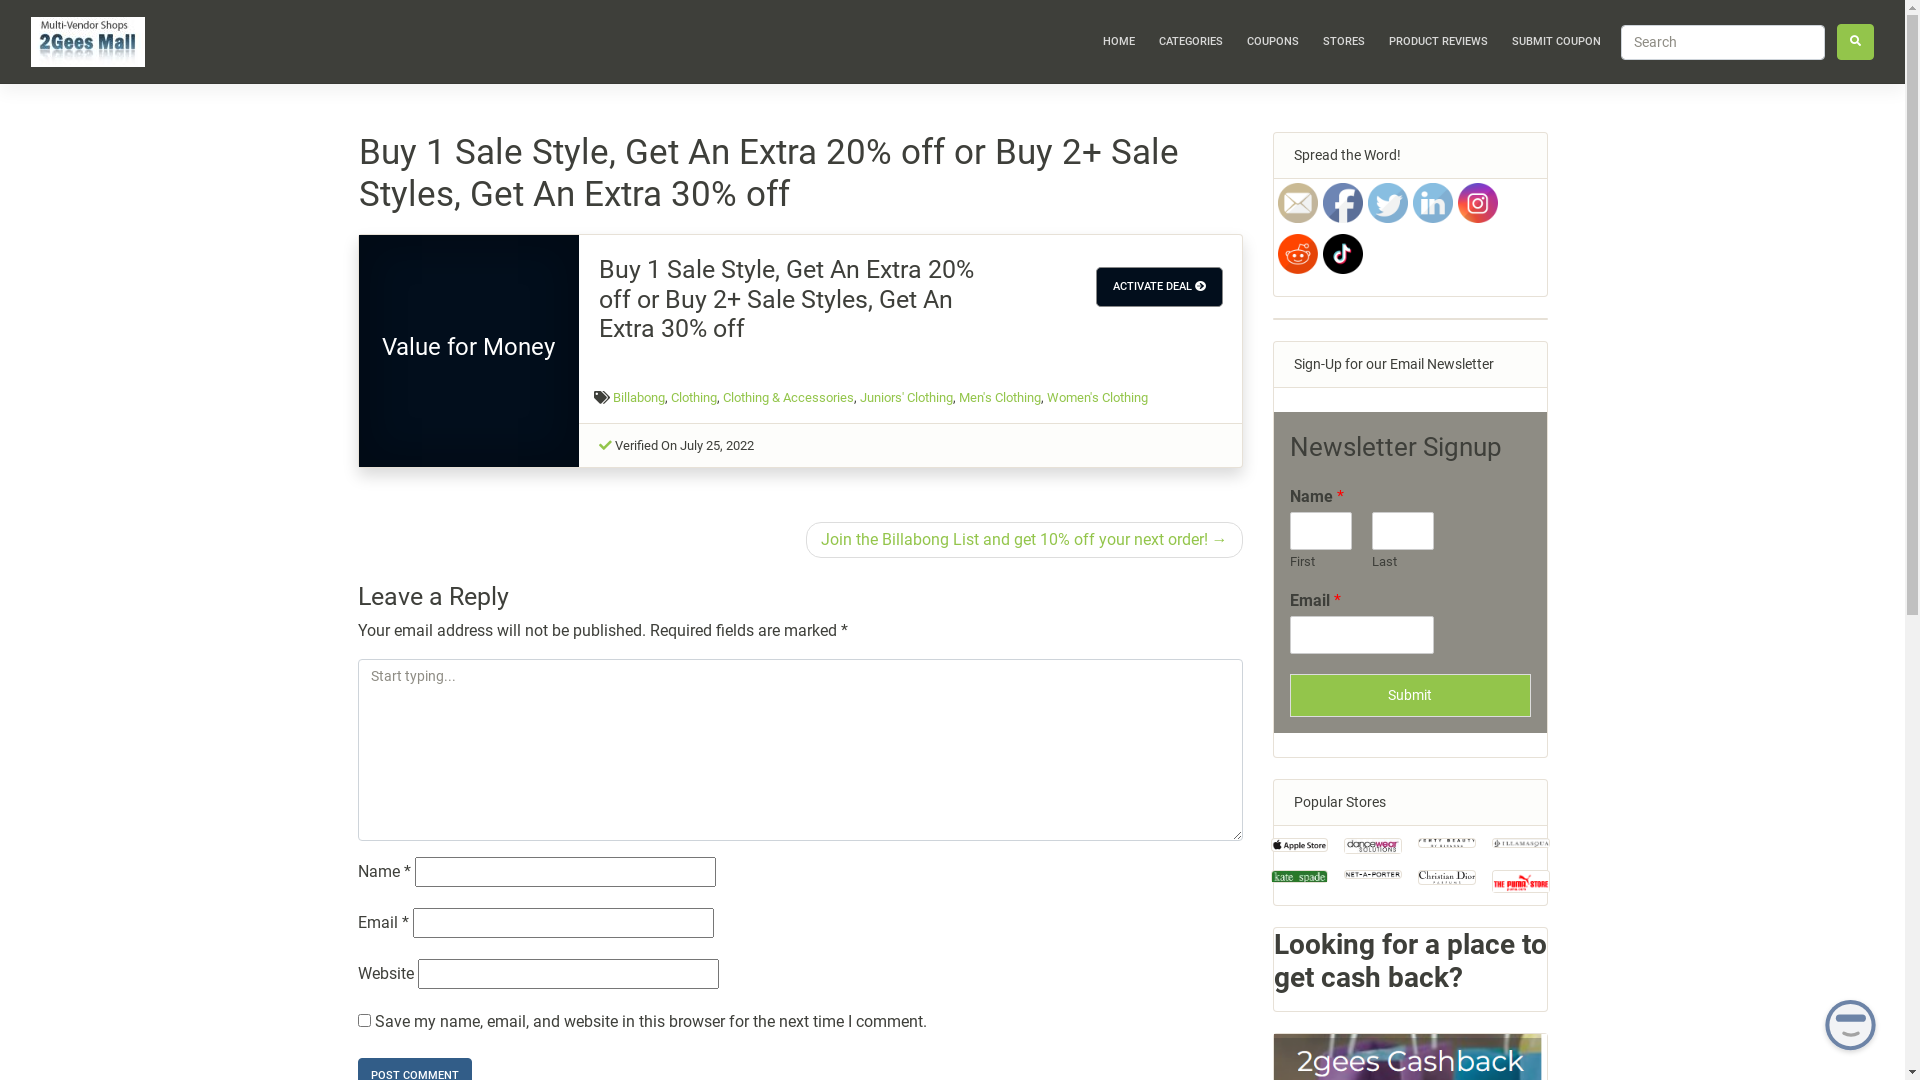 This screenshot has width=1920, height=1080. I want to click on 'LinkedIn', so click(1430, 203).